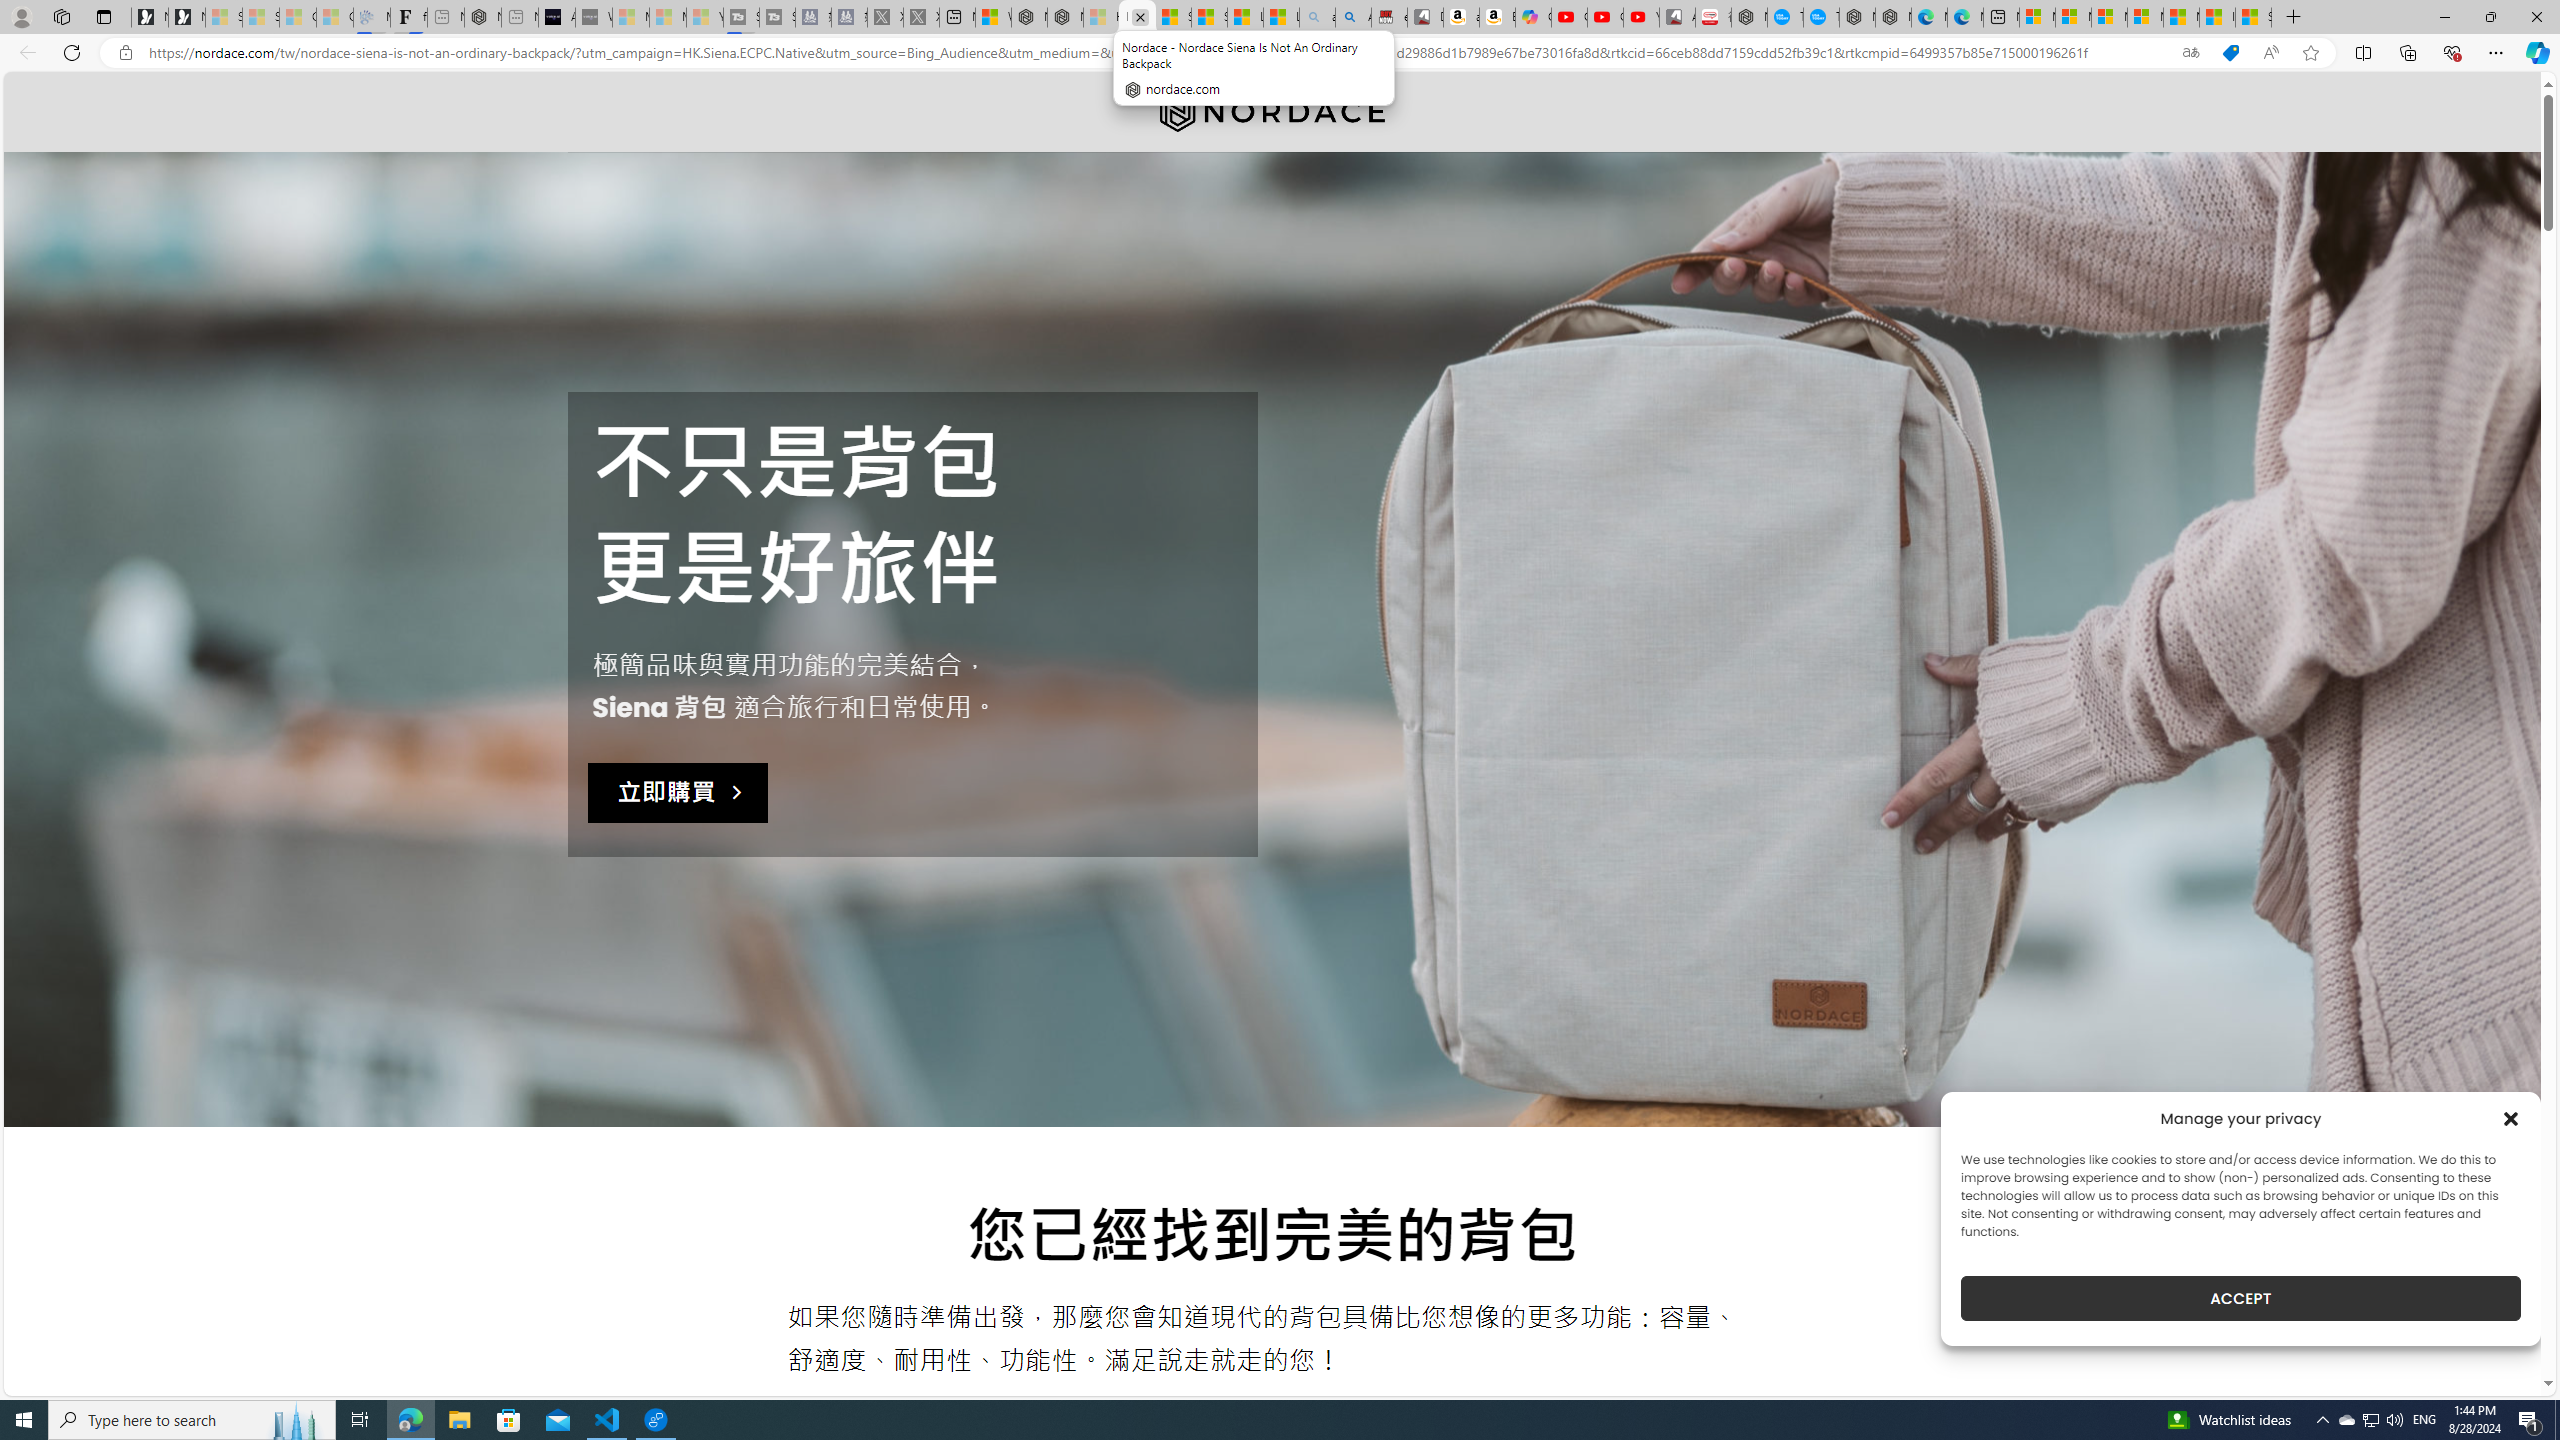  Describe the element at coordinates (1316, 16) in the screenshot. I see `'amazon - Search - Sleeping'` at that location.